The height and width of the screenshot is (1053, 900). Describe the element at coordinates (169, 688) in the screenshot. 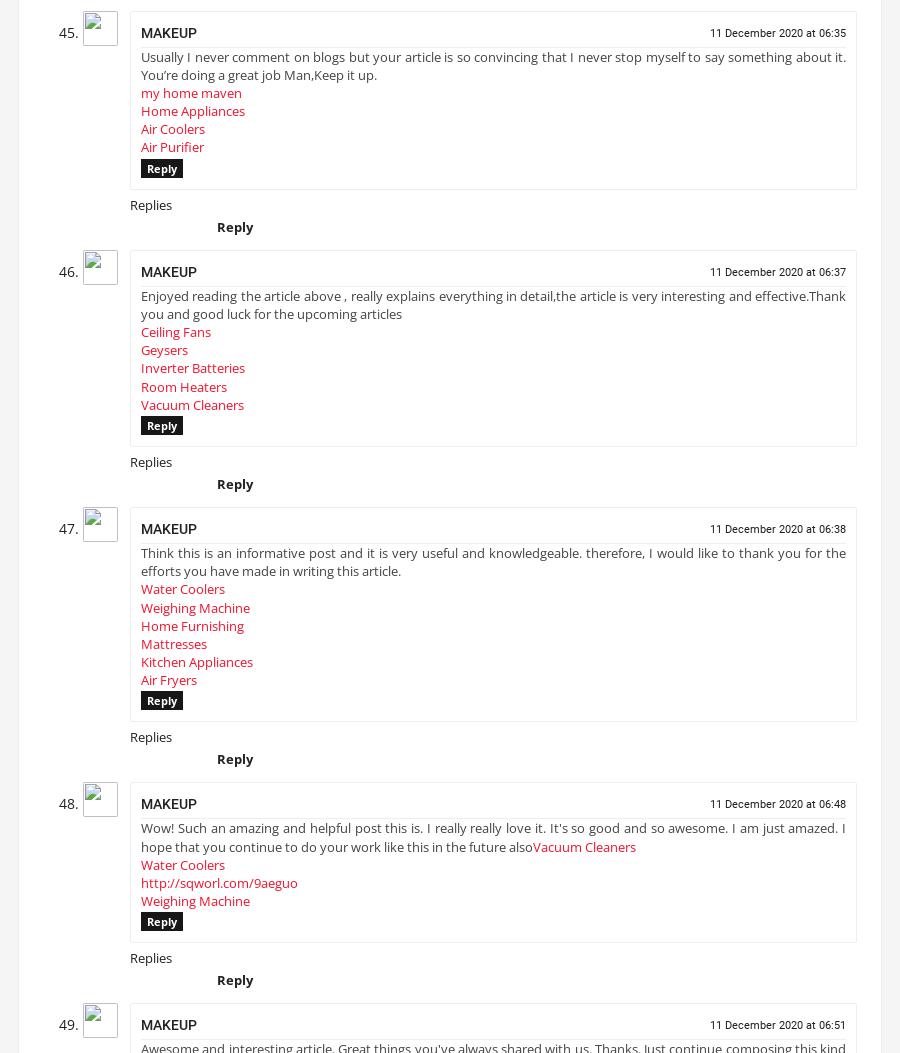

I see `'Air Fryers'` at that location.